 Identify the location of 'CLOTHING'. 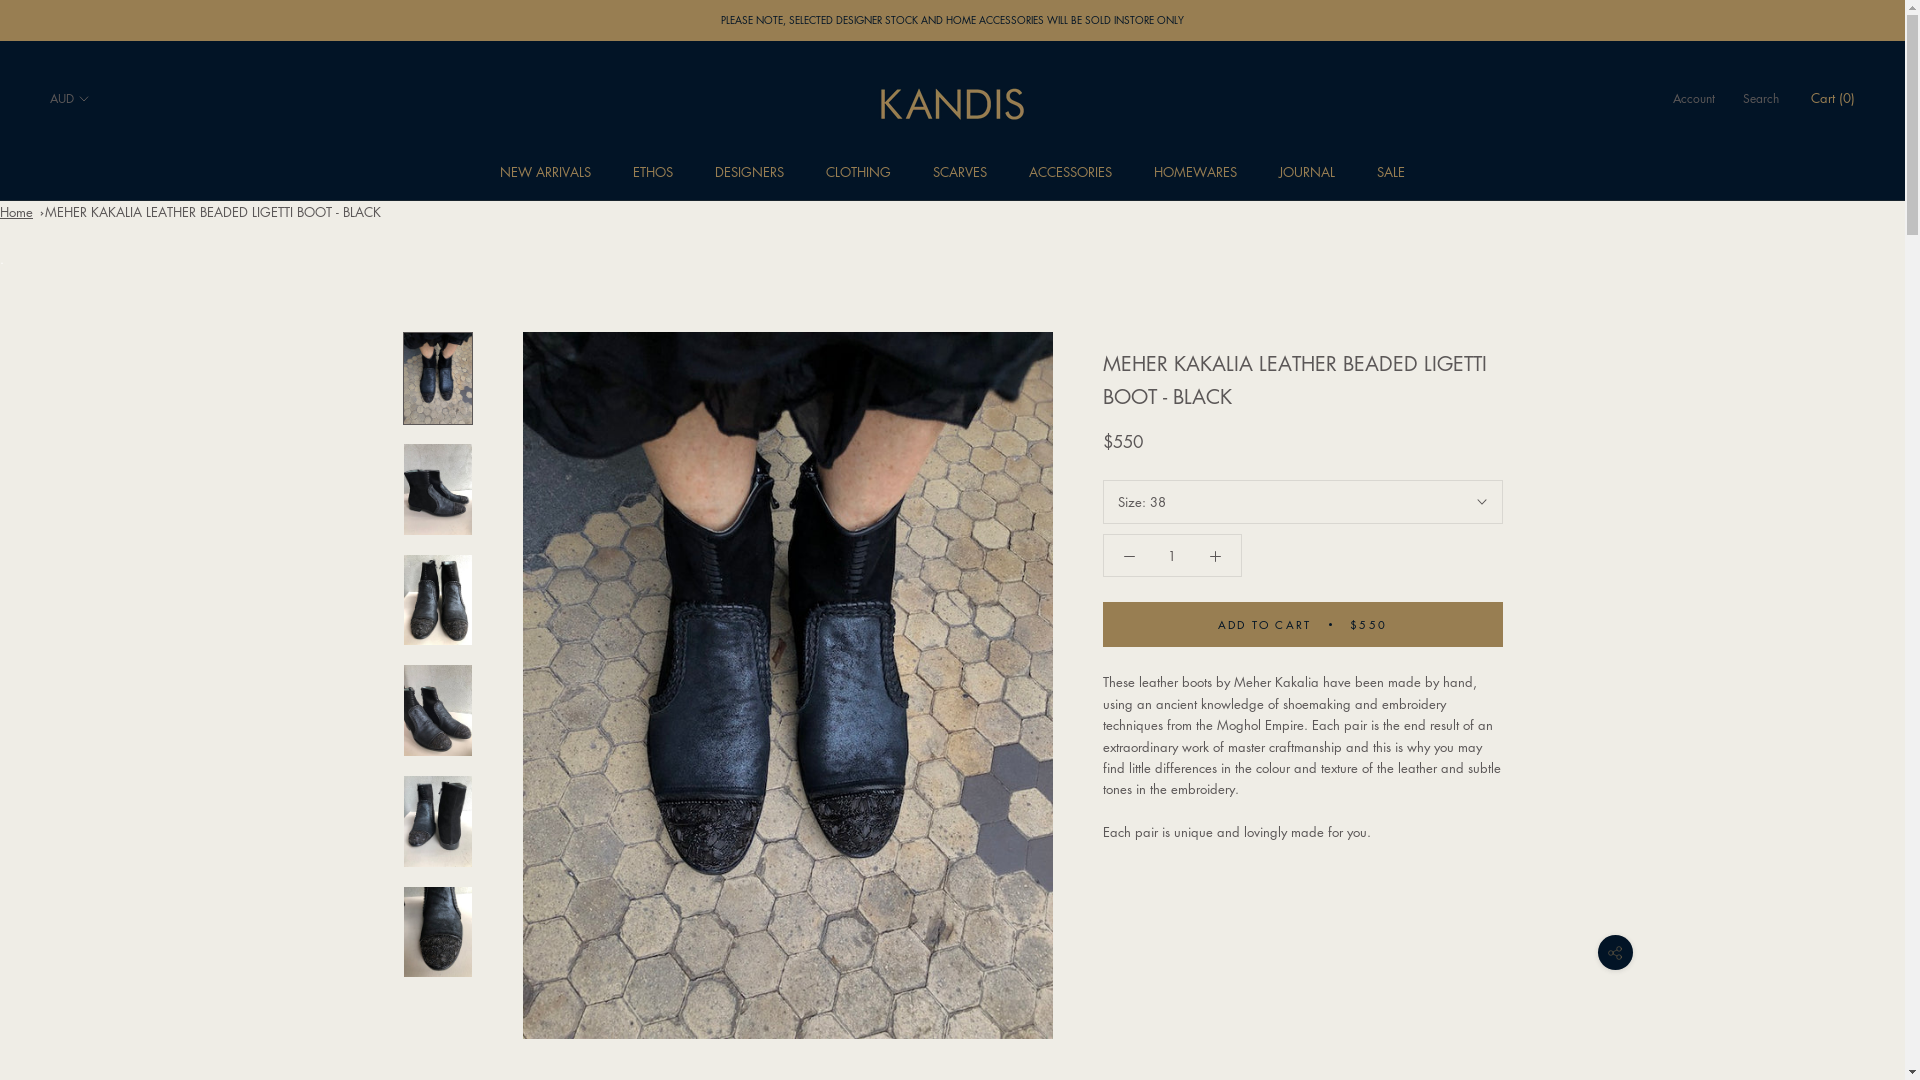
(858, 170).